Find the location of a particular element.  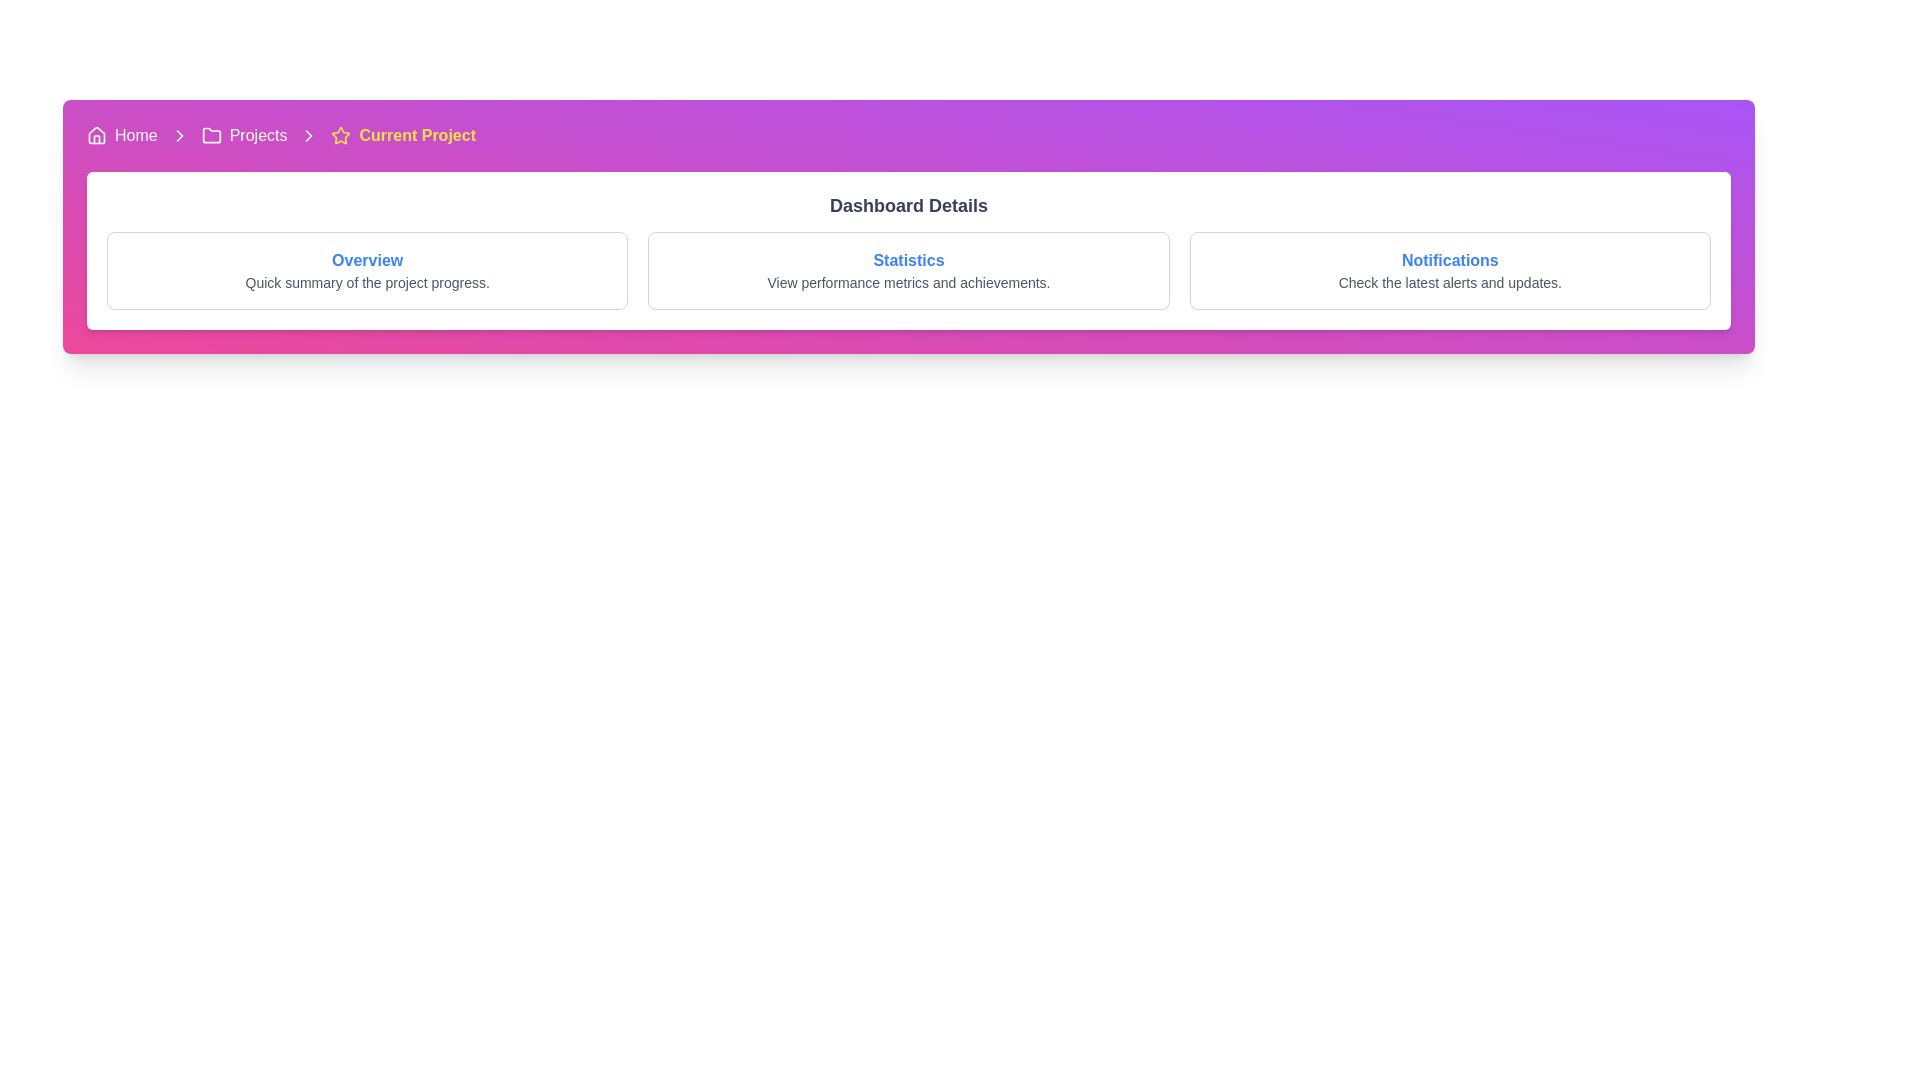

the 'Projects' icon in the breadcrumb navigation bar, which is the first element in the group containing a folder icon and a label reading 'Projects' is located at coordinates (211, 135).